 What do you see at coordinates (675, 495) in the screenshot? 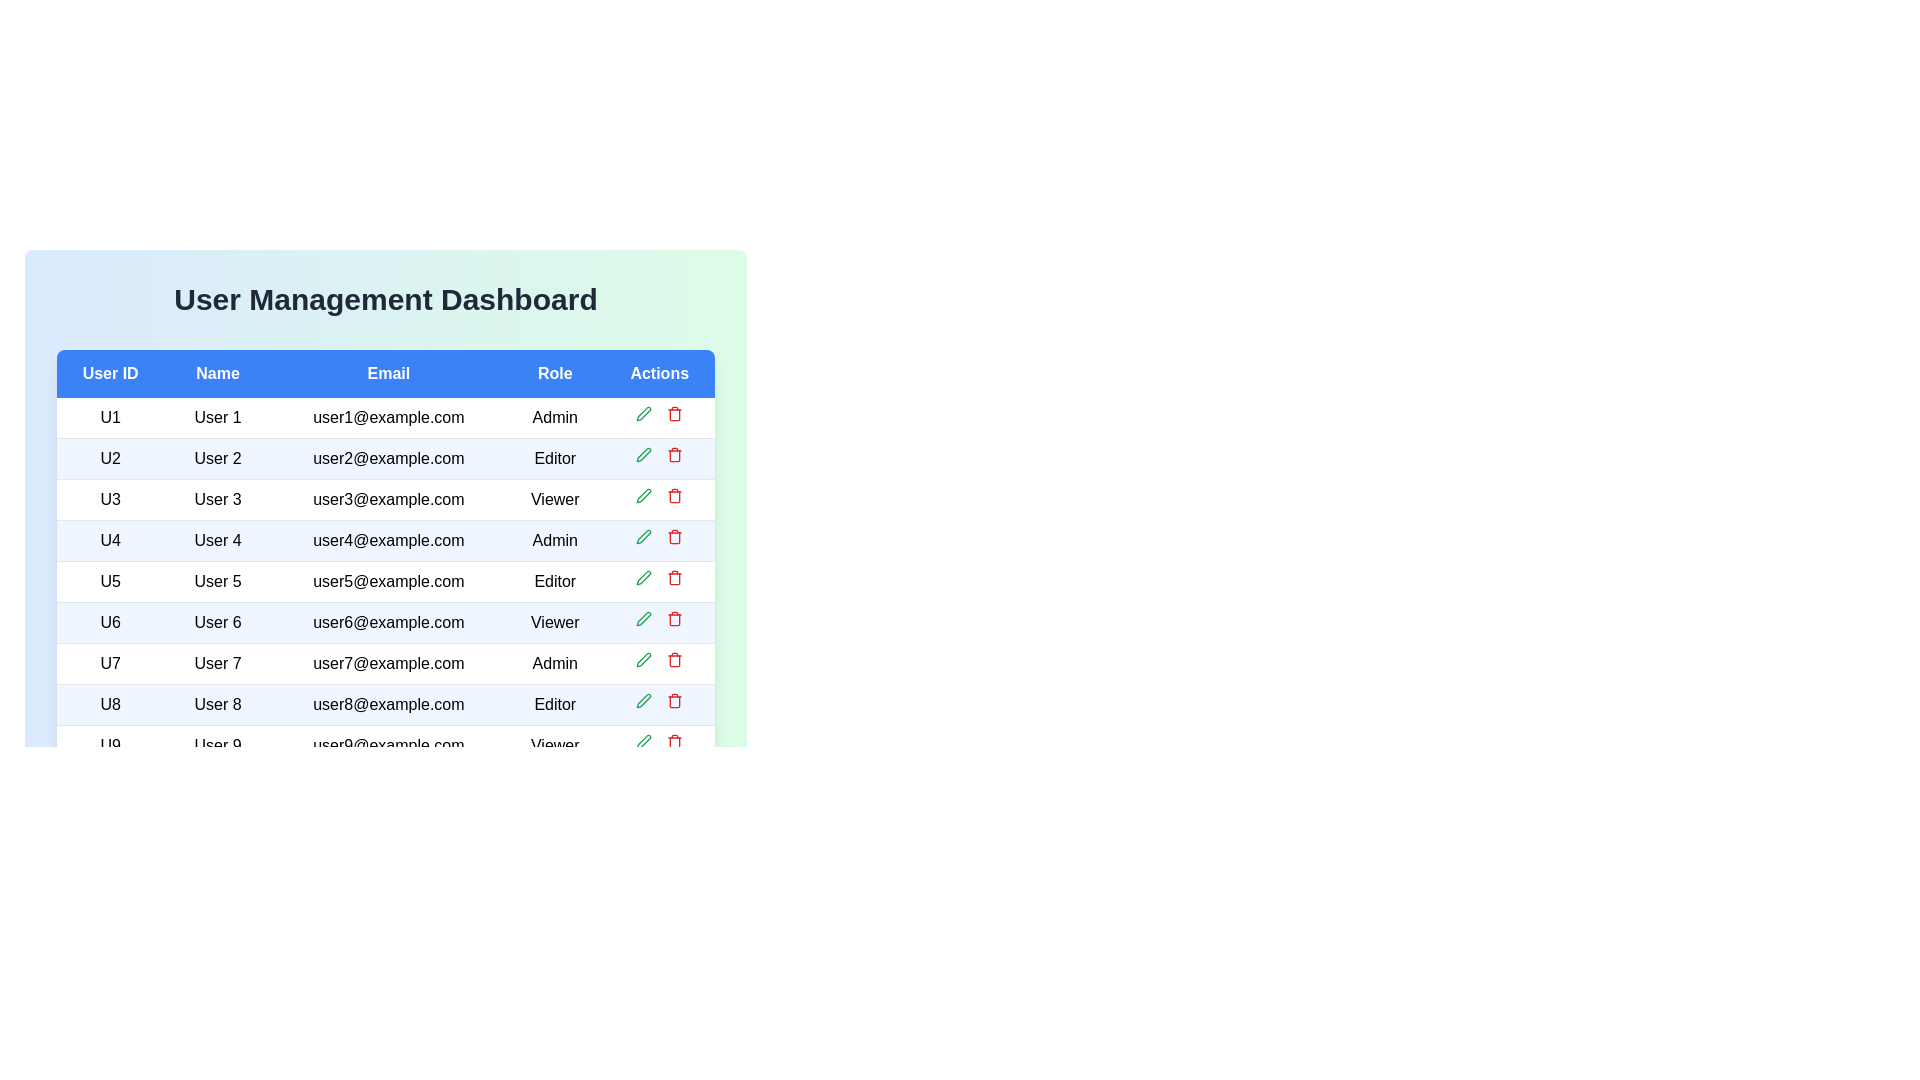
I see `delete button for the user with ID U3` at bounding box center [675, 495].